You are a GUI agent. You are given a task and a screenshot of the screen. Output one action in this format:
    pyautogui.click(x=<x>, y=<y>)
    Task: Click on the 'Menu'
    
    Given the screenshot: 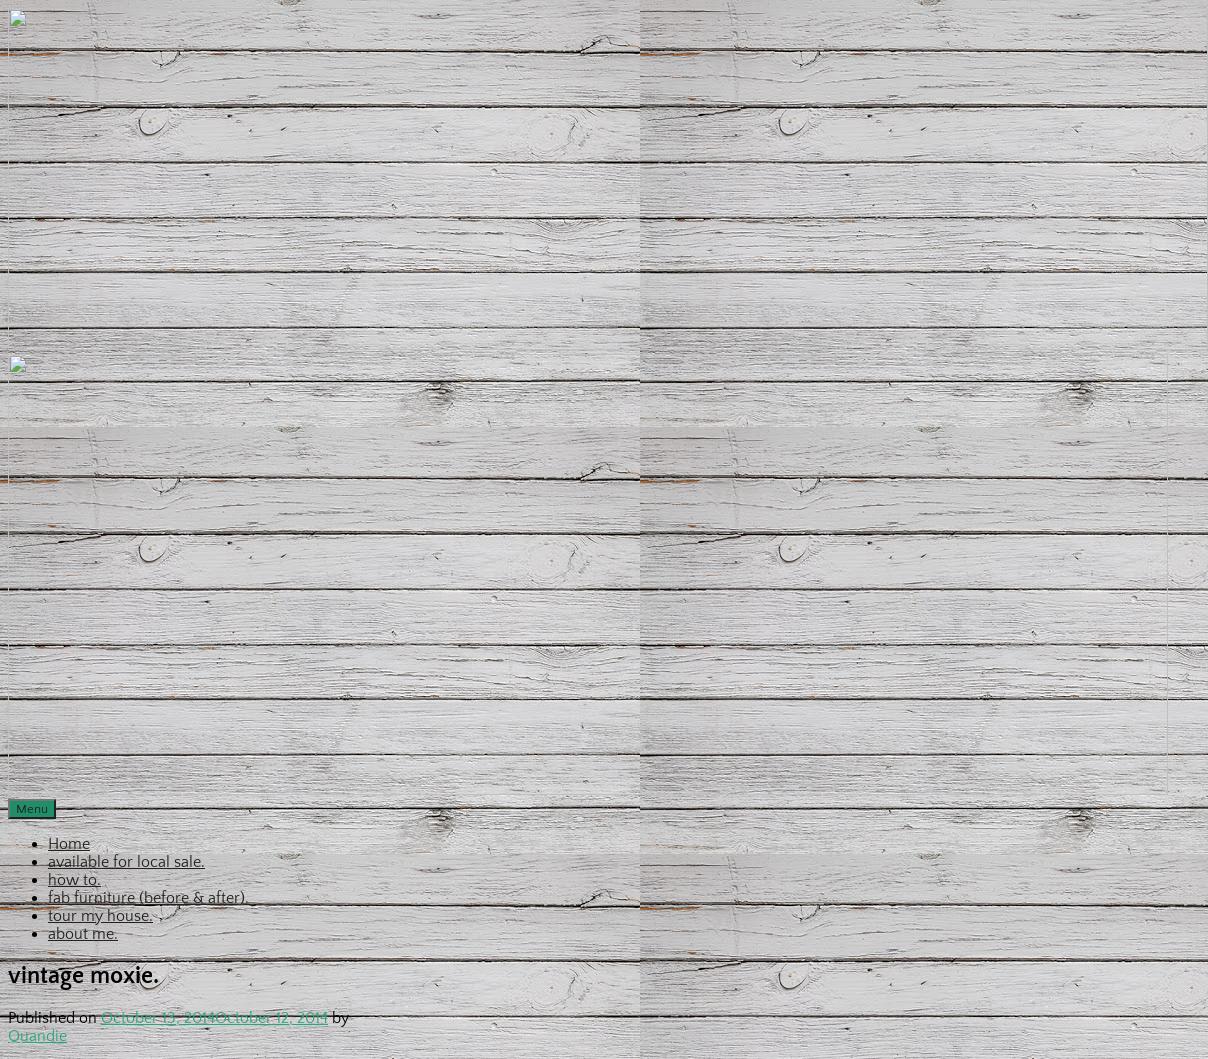 What is the action you would take?
    pyautogui.click(x=31, y=807)
    